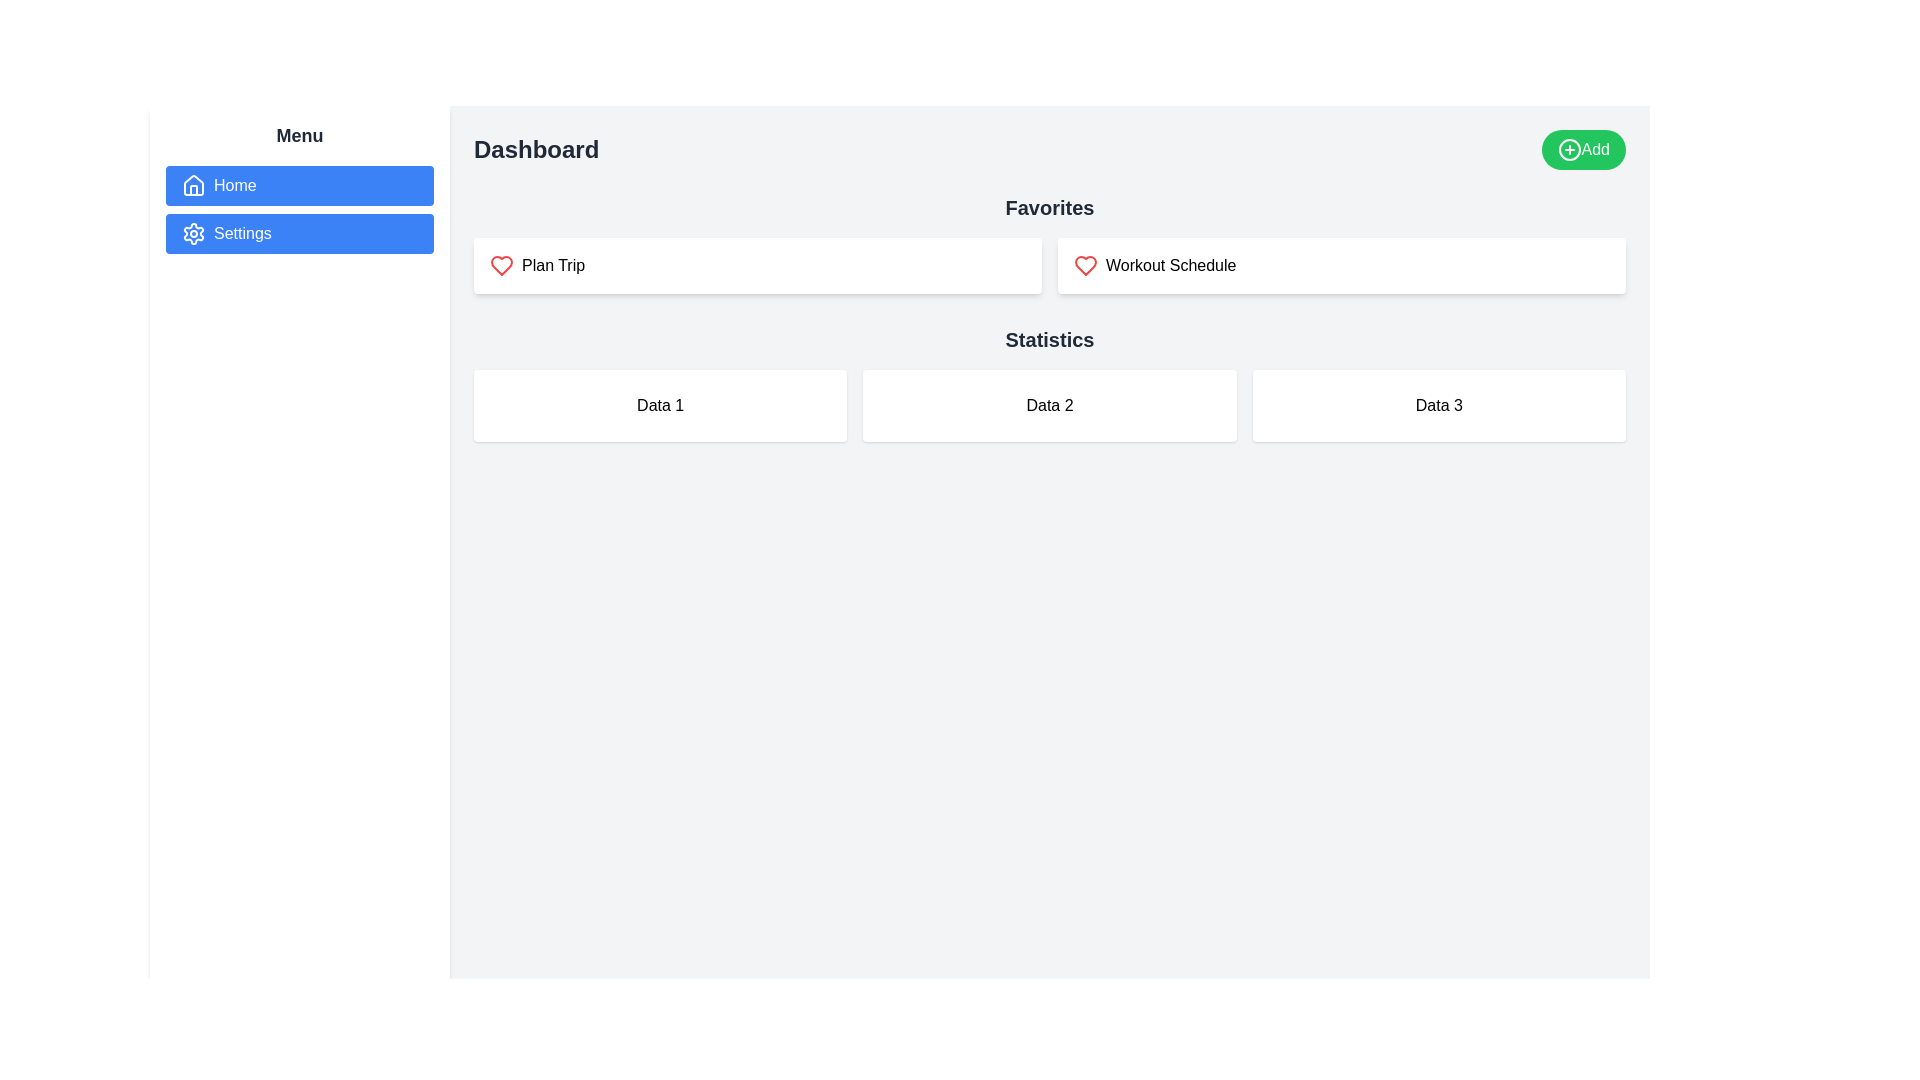 The height and width of the screenshot is (1080, 1920). Describe the element at coordinates (1438, 405) in the screenshot. I see `the 'Data 3' card in the 'Statistics' section, which displays information related to a data category` at that location.